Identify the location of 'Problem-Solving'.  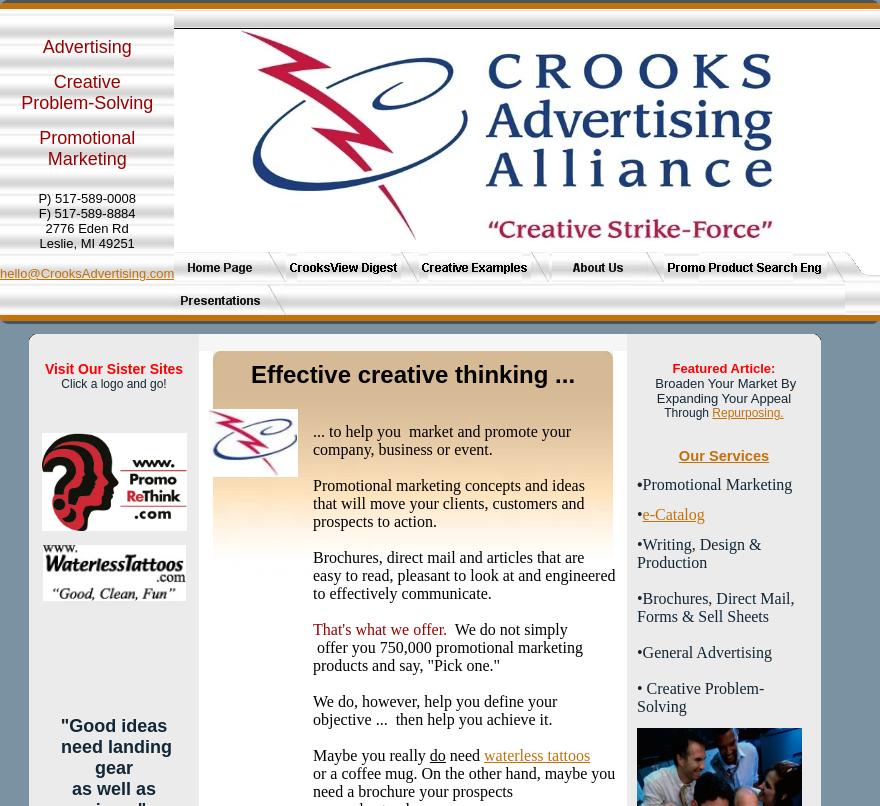
(86, 102).